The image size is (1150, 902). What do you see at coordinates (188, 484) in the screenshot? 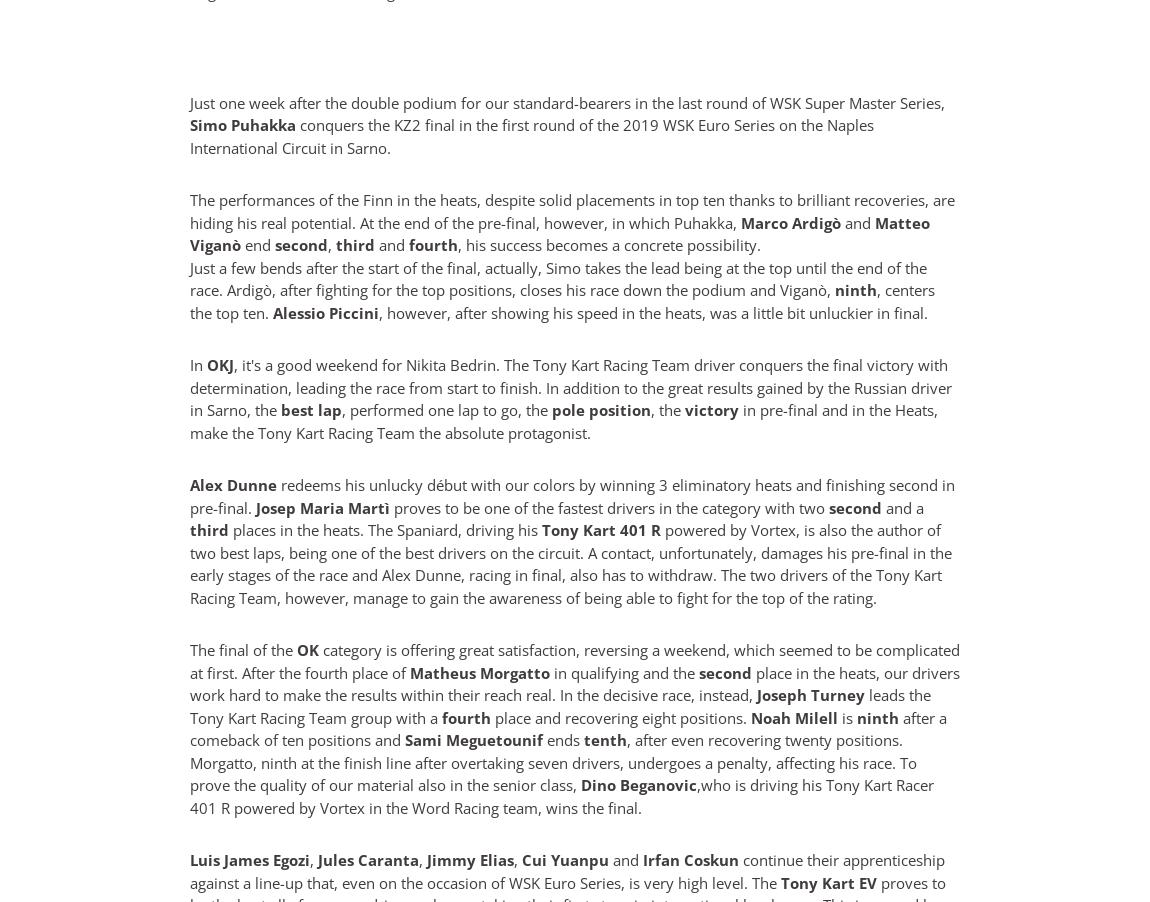
I see `'Alex Dunne'` at bounding box center [188, 484].